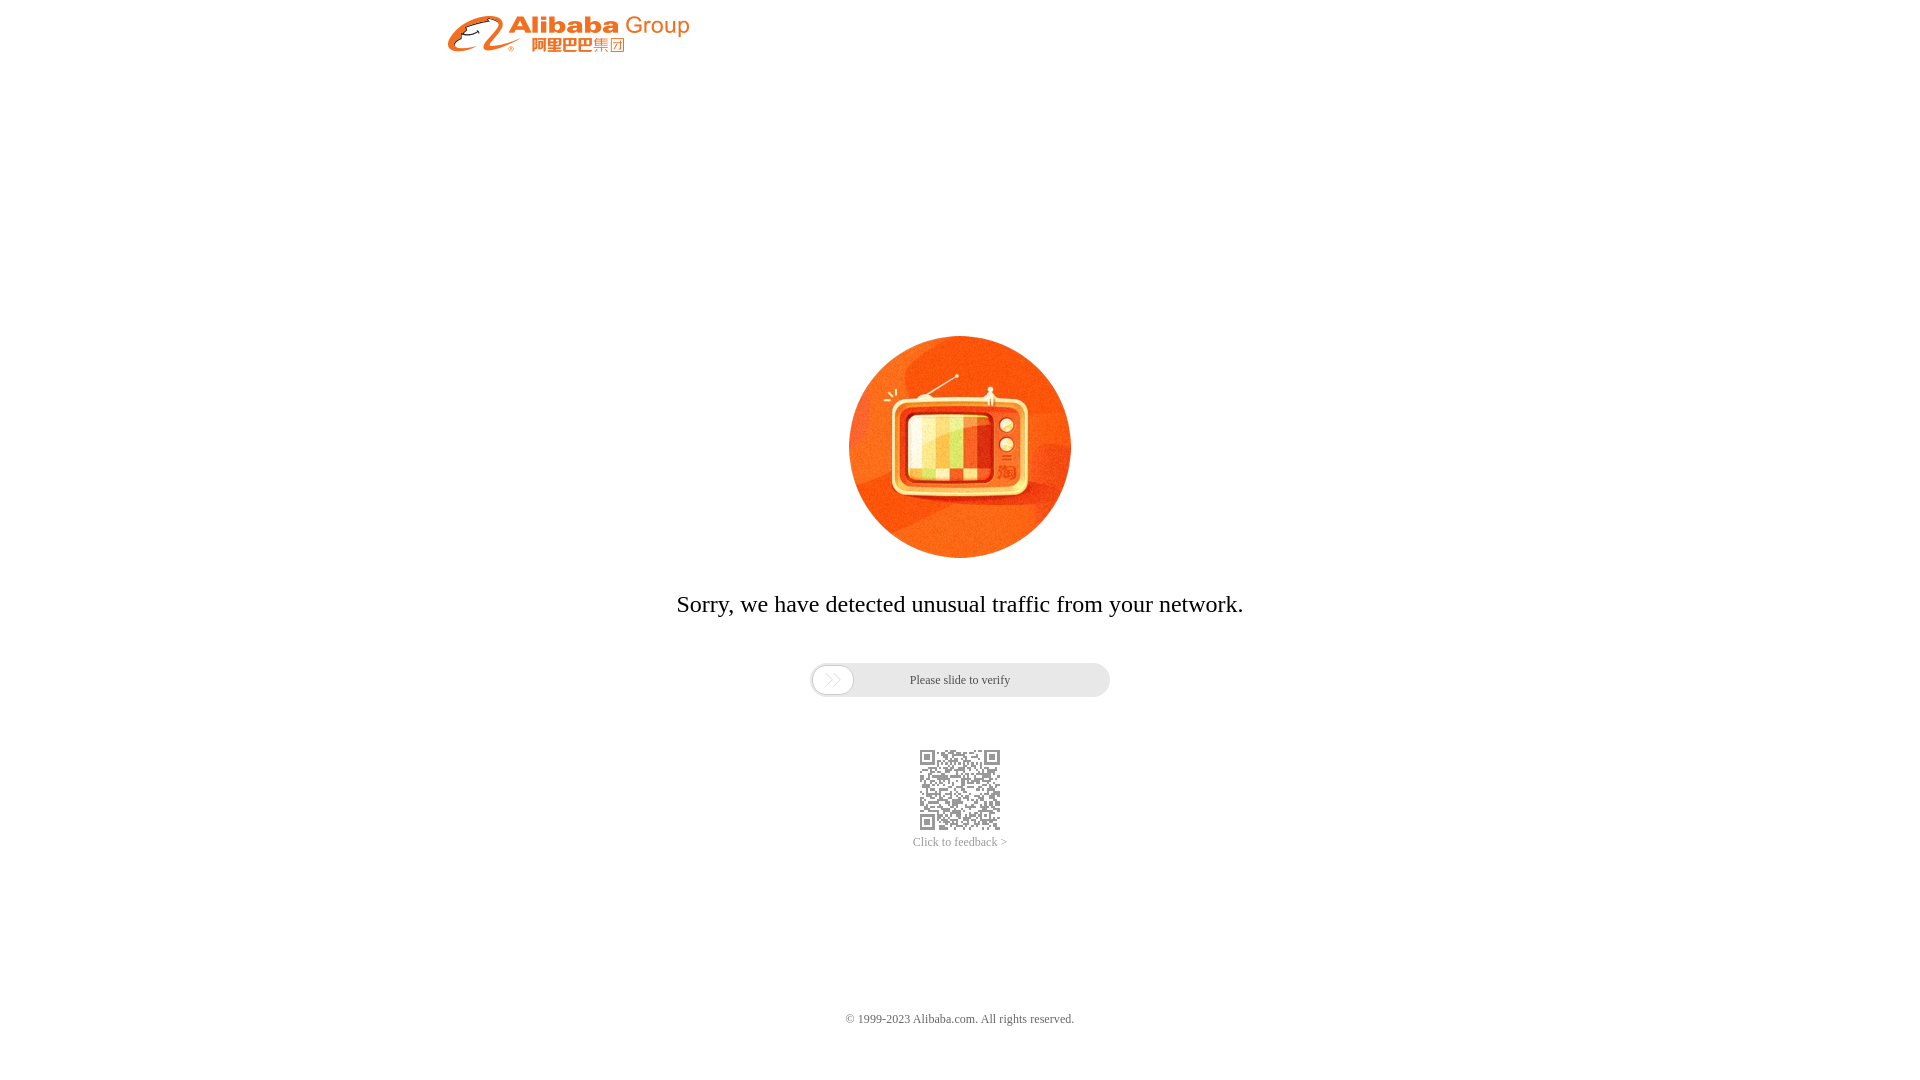  Describe the element at coordinates (960, 842) in the screenshot. I see `'Click to feedback >'` at that location.